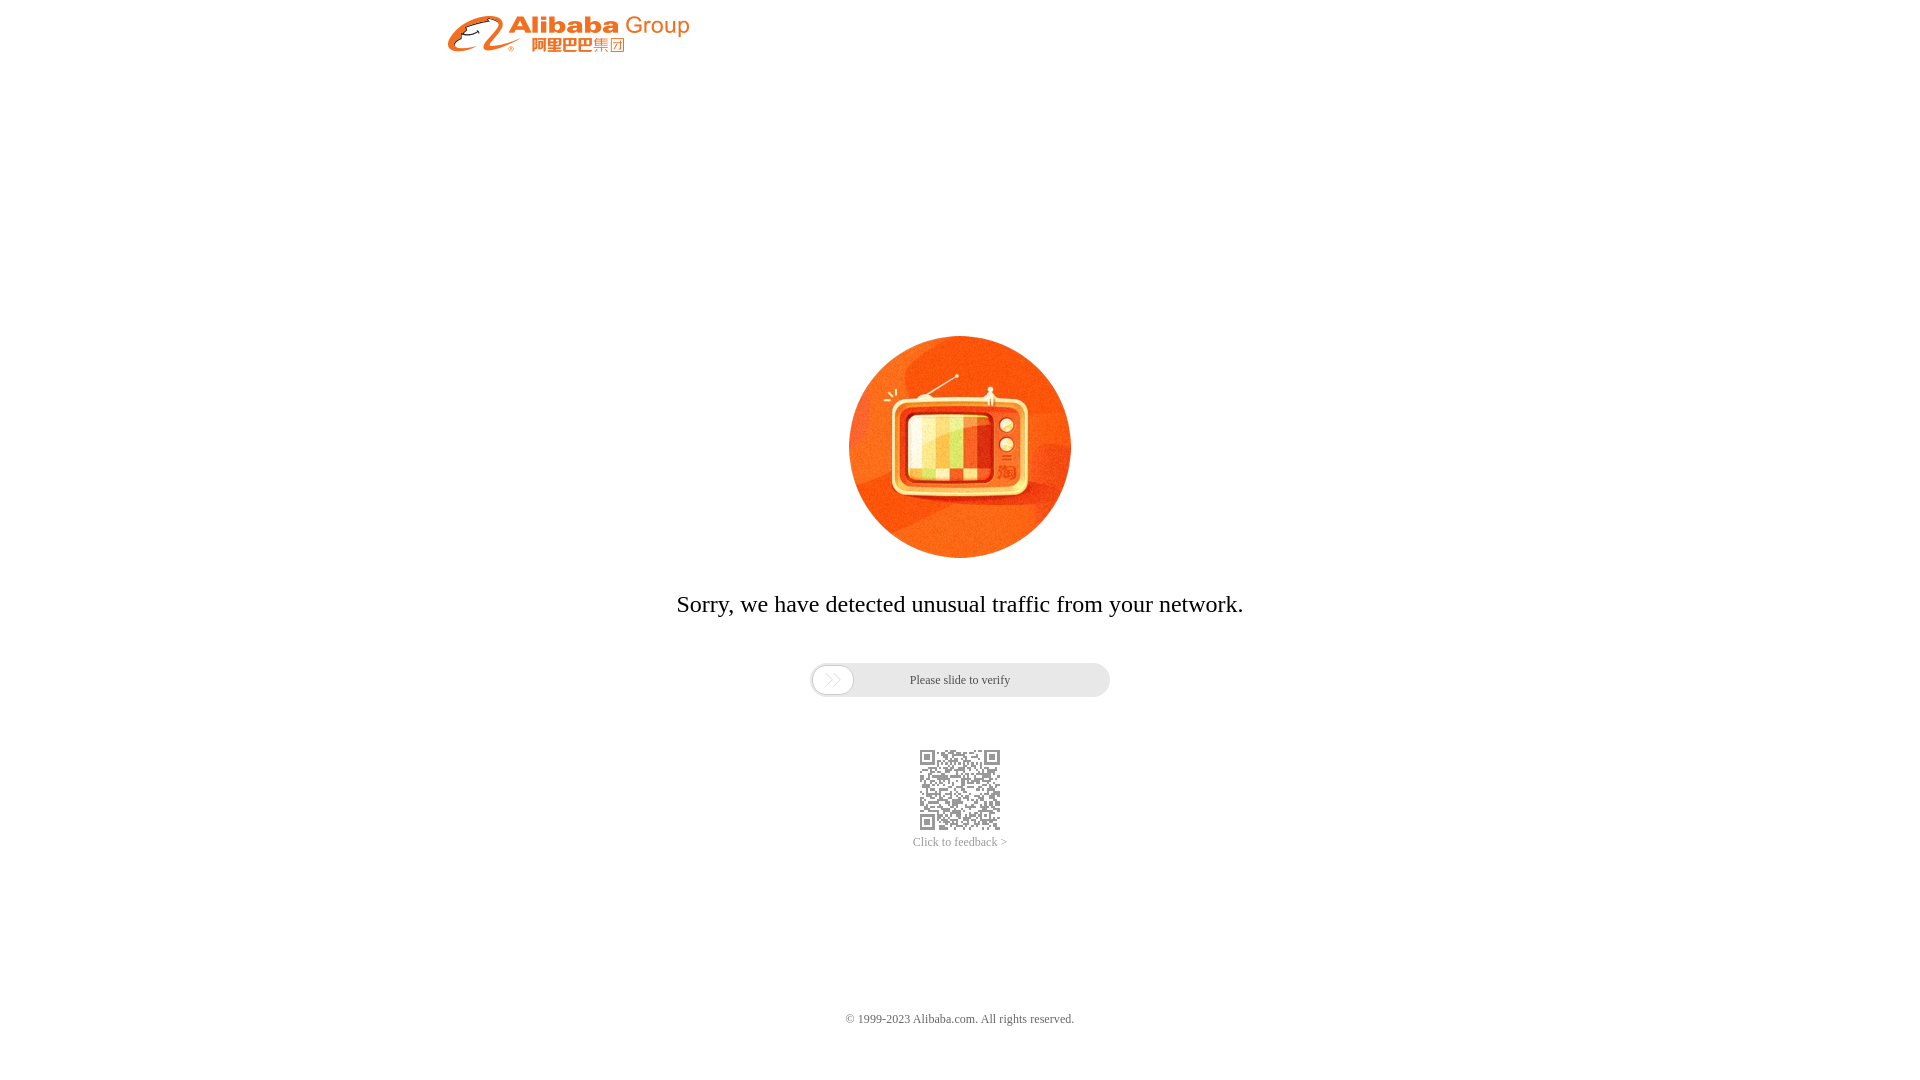  Describe the element at coordinates (960, 842) in the screenshot. I see `'Click to feedback >'` at that location.